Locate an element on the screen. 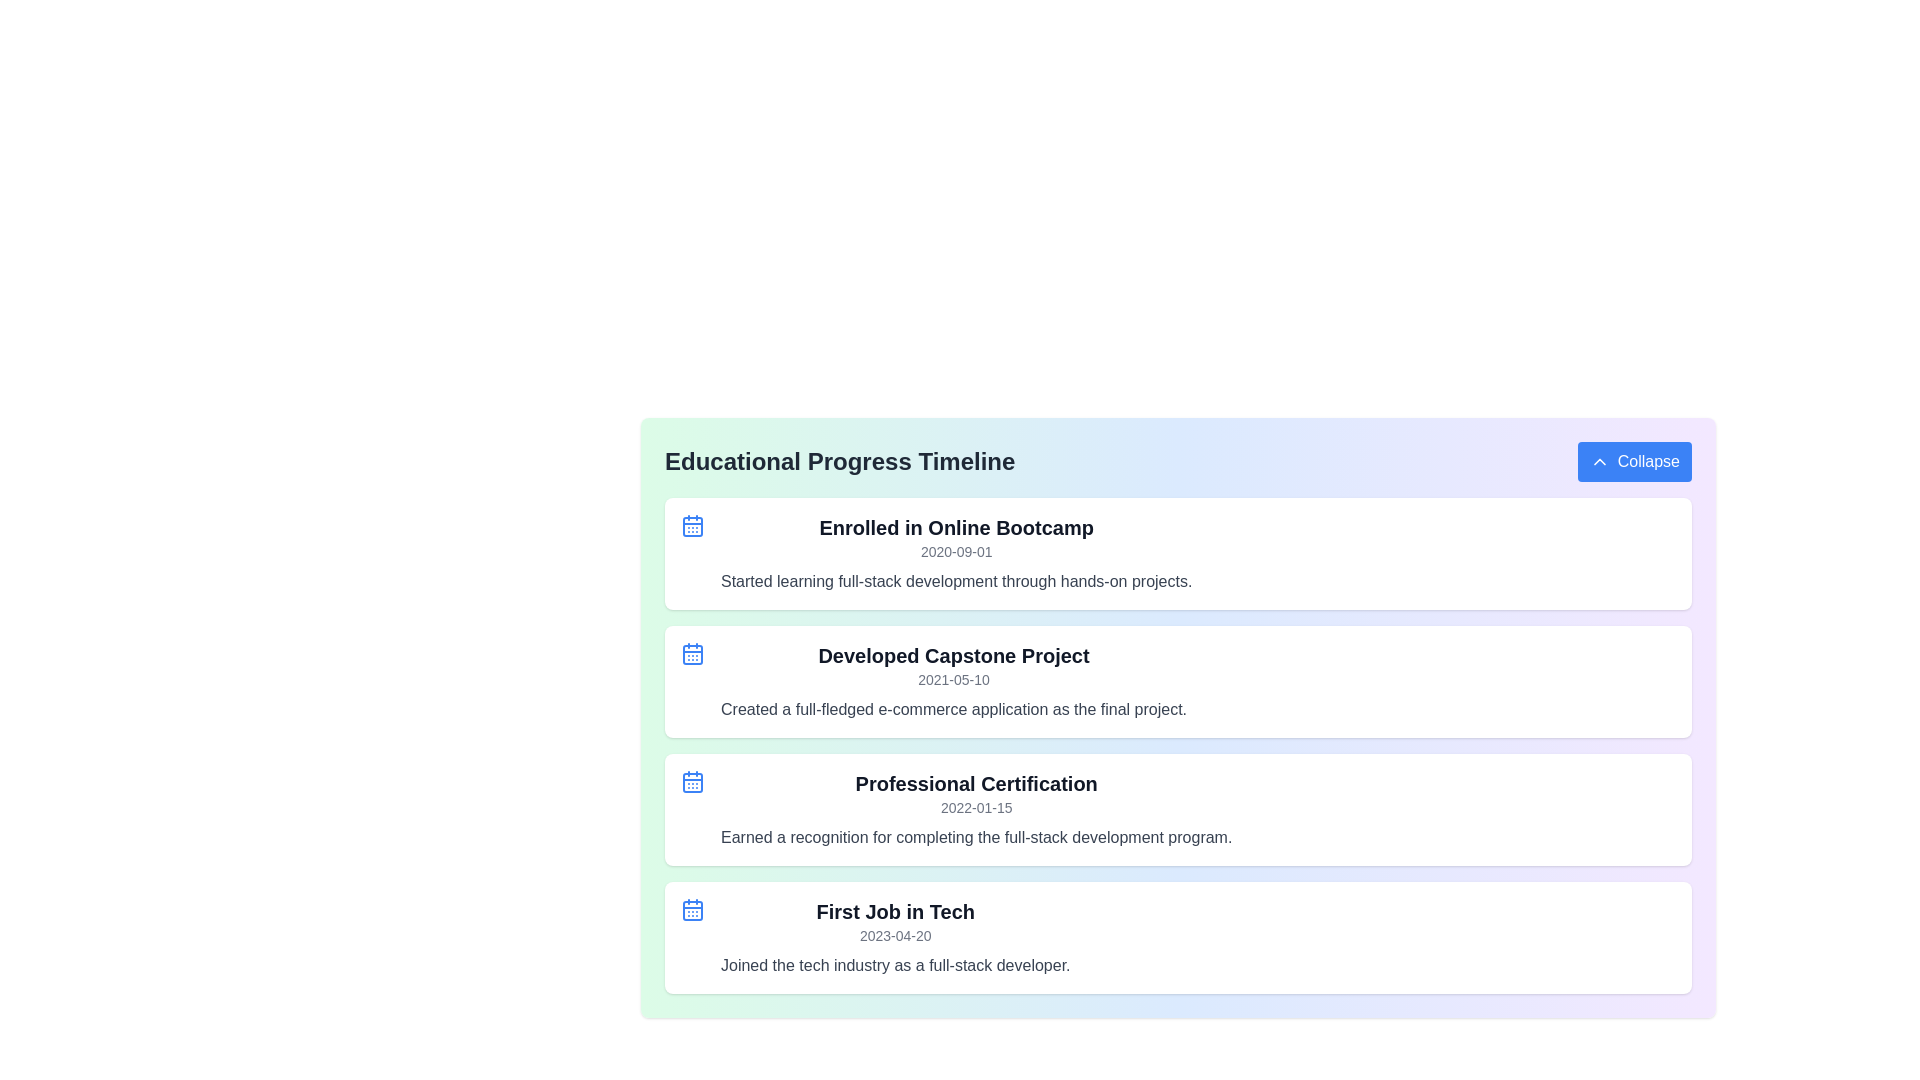 The height and width of the screenshot is (1080, 1920). the text label providing details about the event 'Joined the tech industry as a full-stack developer.' under the heading 'First Job in Tech' is located at coordinates (894, 964).